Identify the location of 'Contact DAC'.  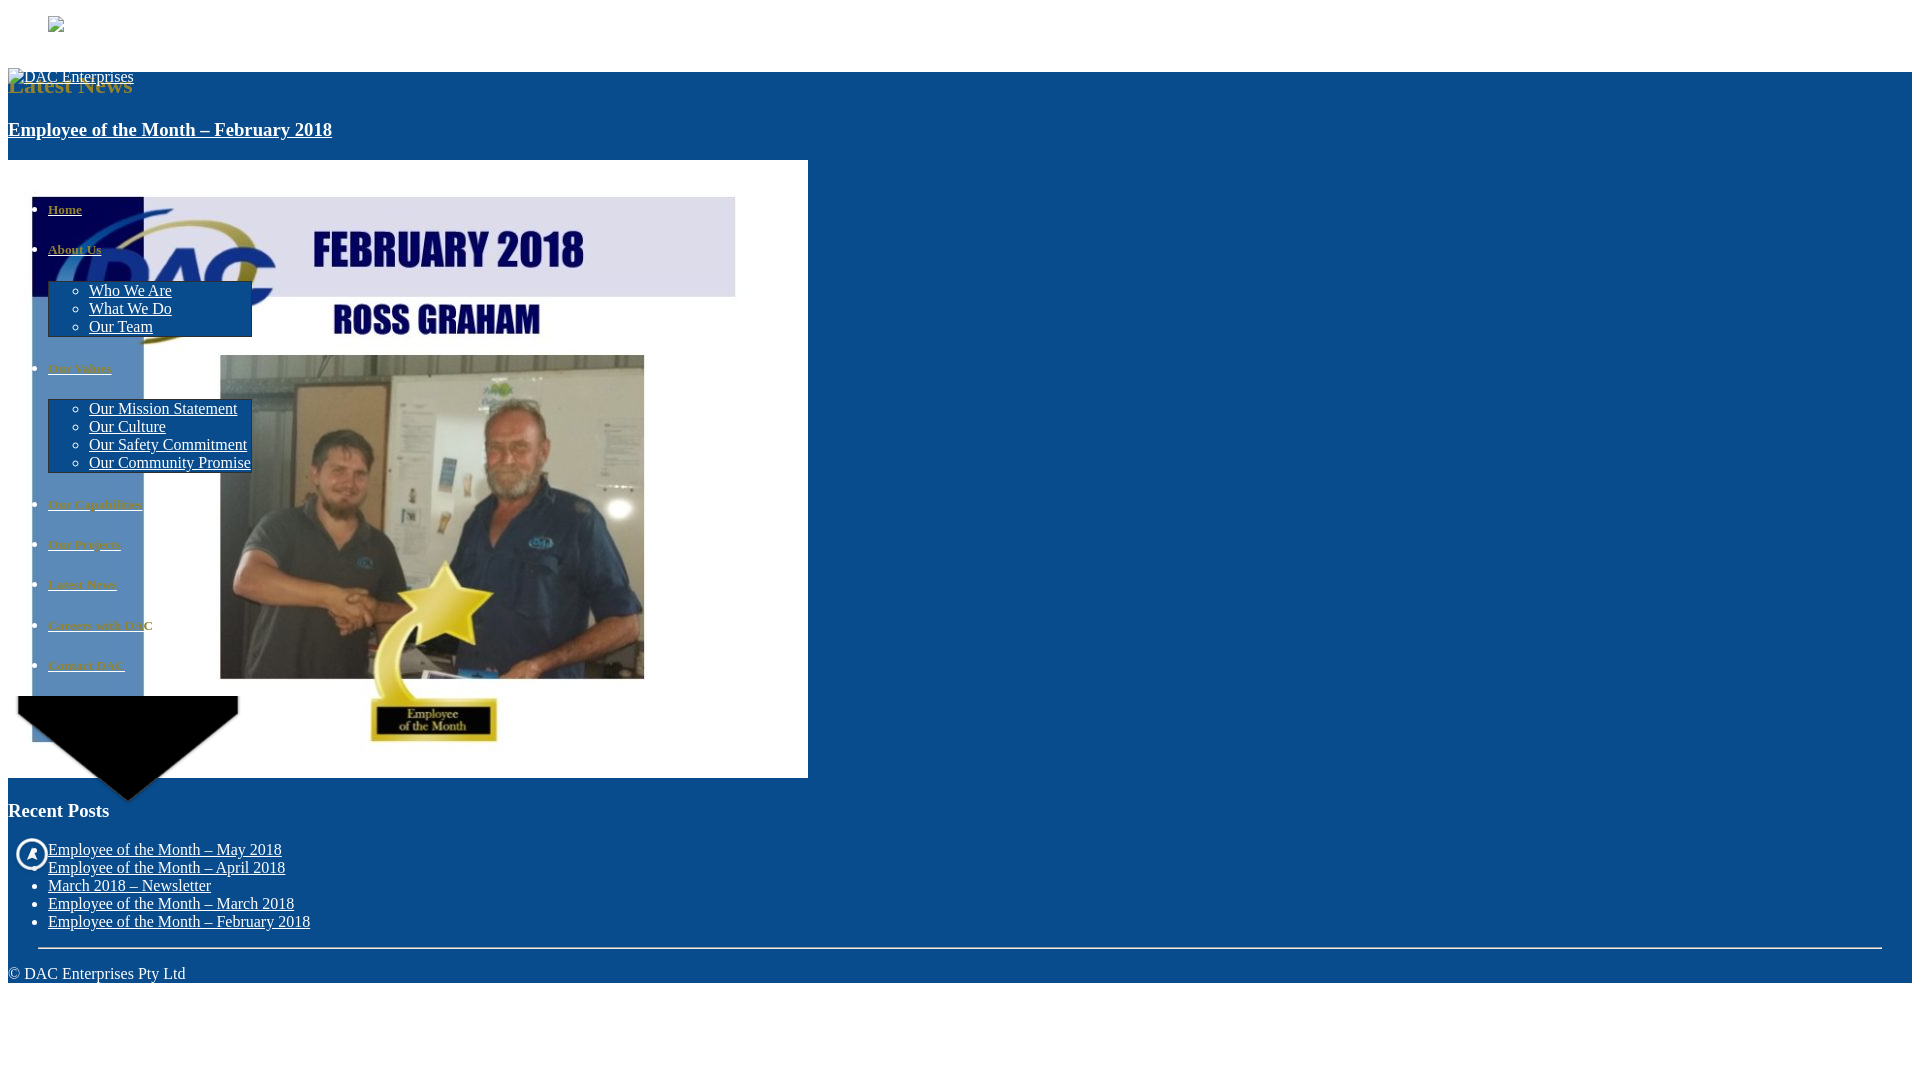
(48, 666).